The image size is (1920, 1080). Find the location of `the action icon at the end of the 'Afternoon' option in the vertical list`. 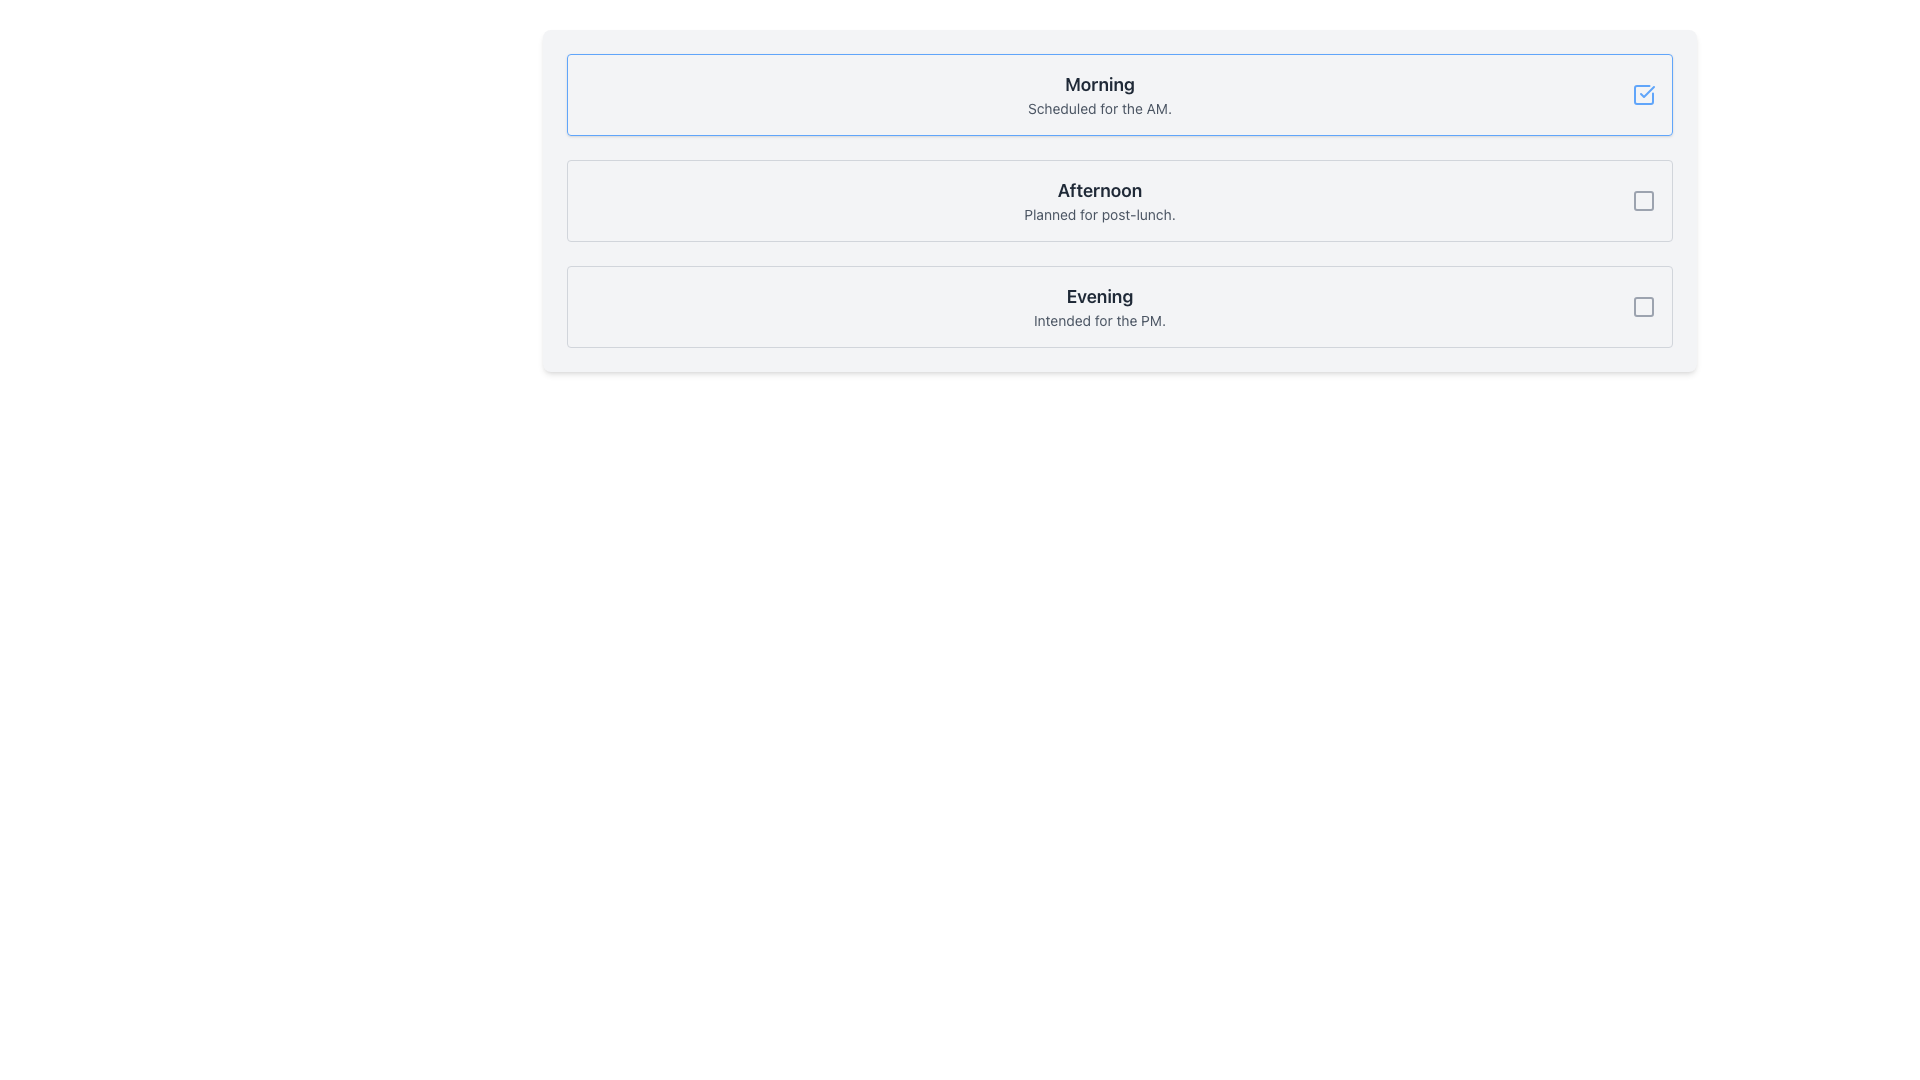

the action icon at the end of the 'Afternoon' option in the vertical list is located at coordinates (1643, 200).